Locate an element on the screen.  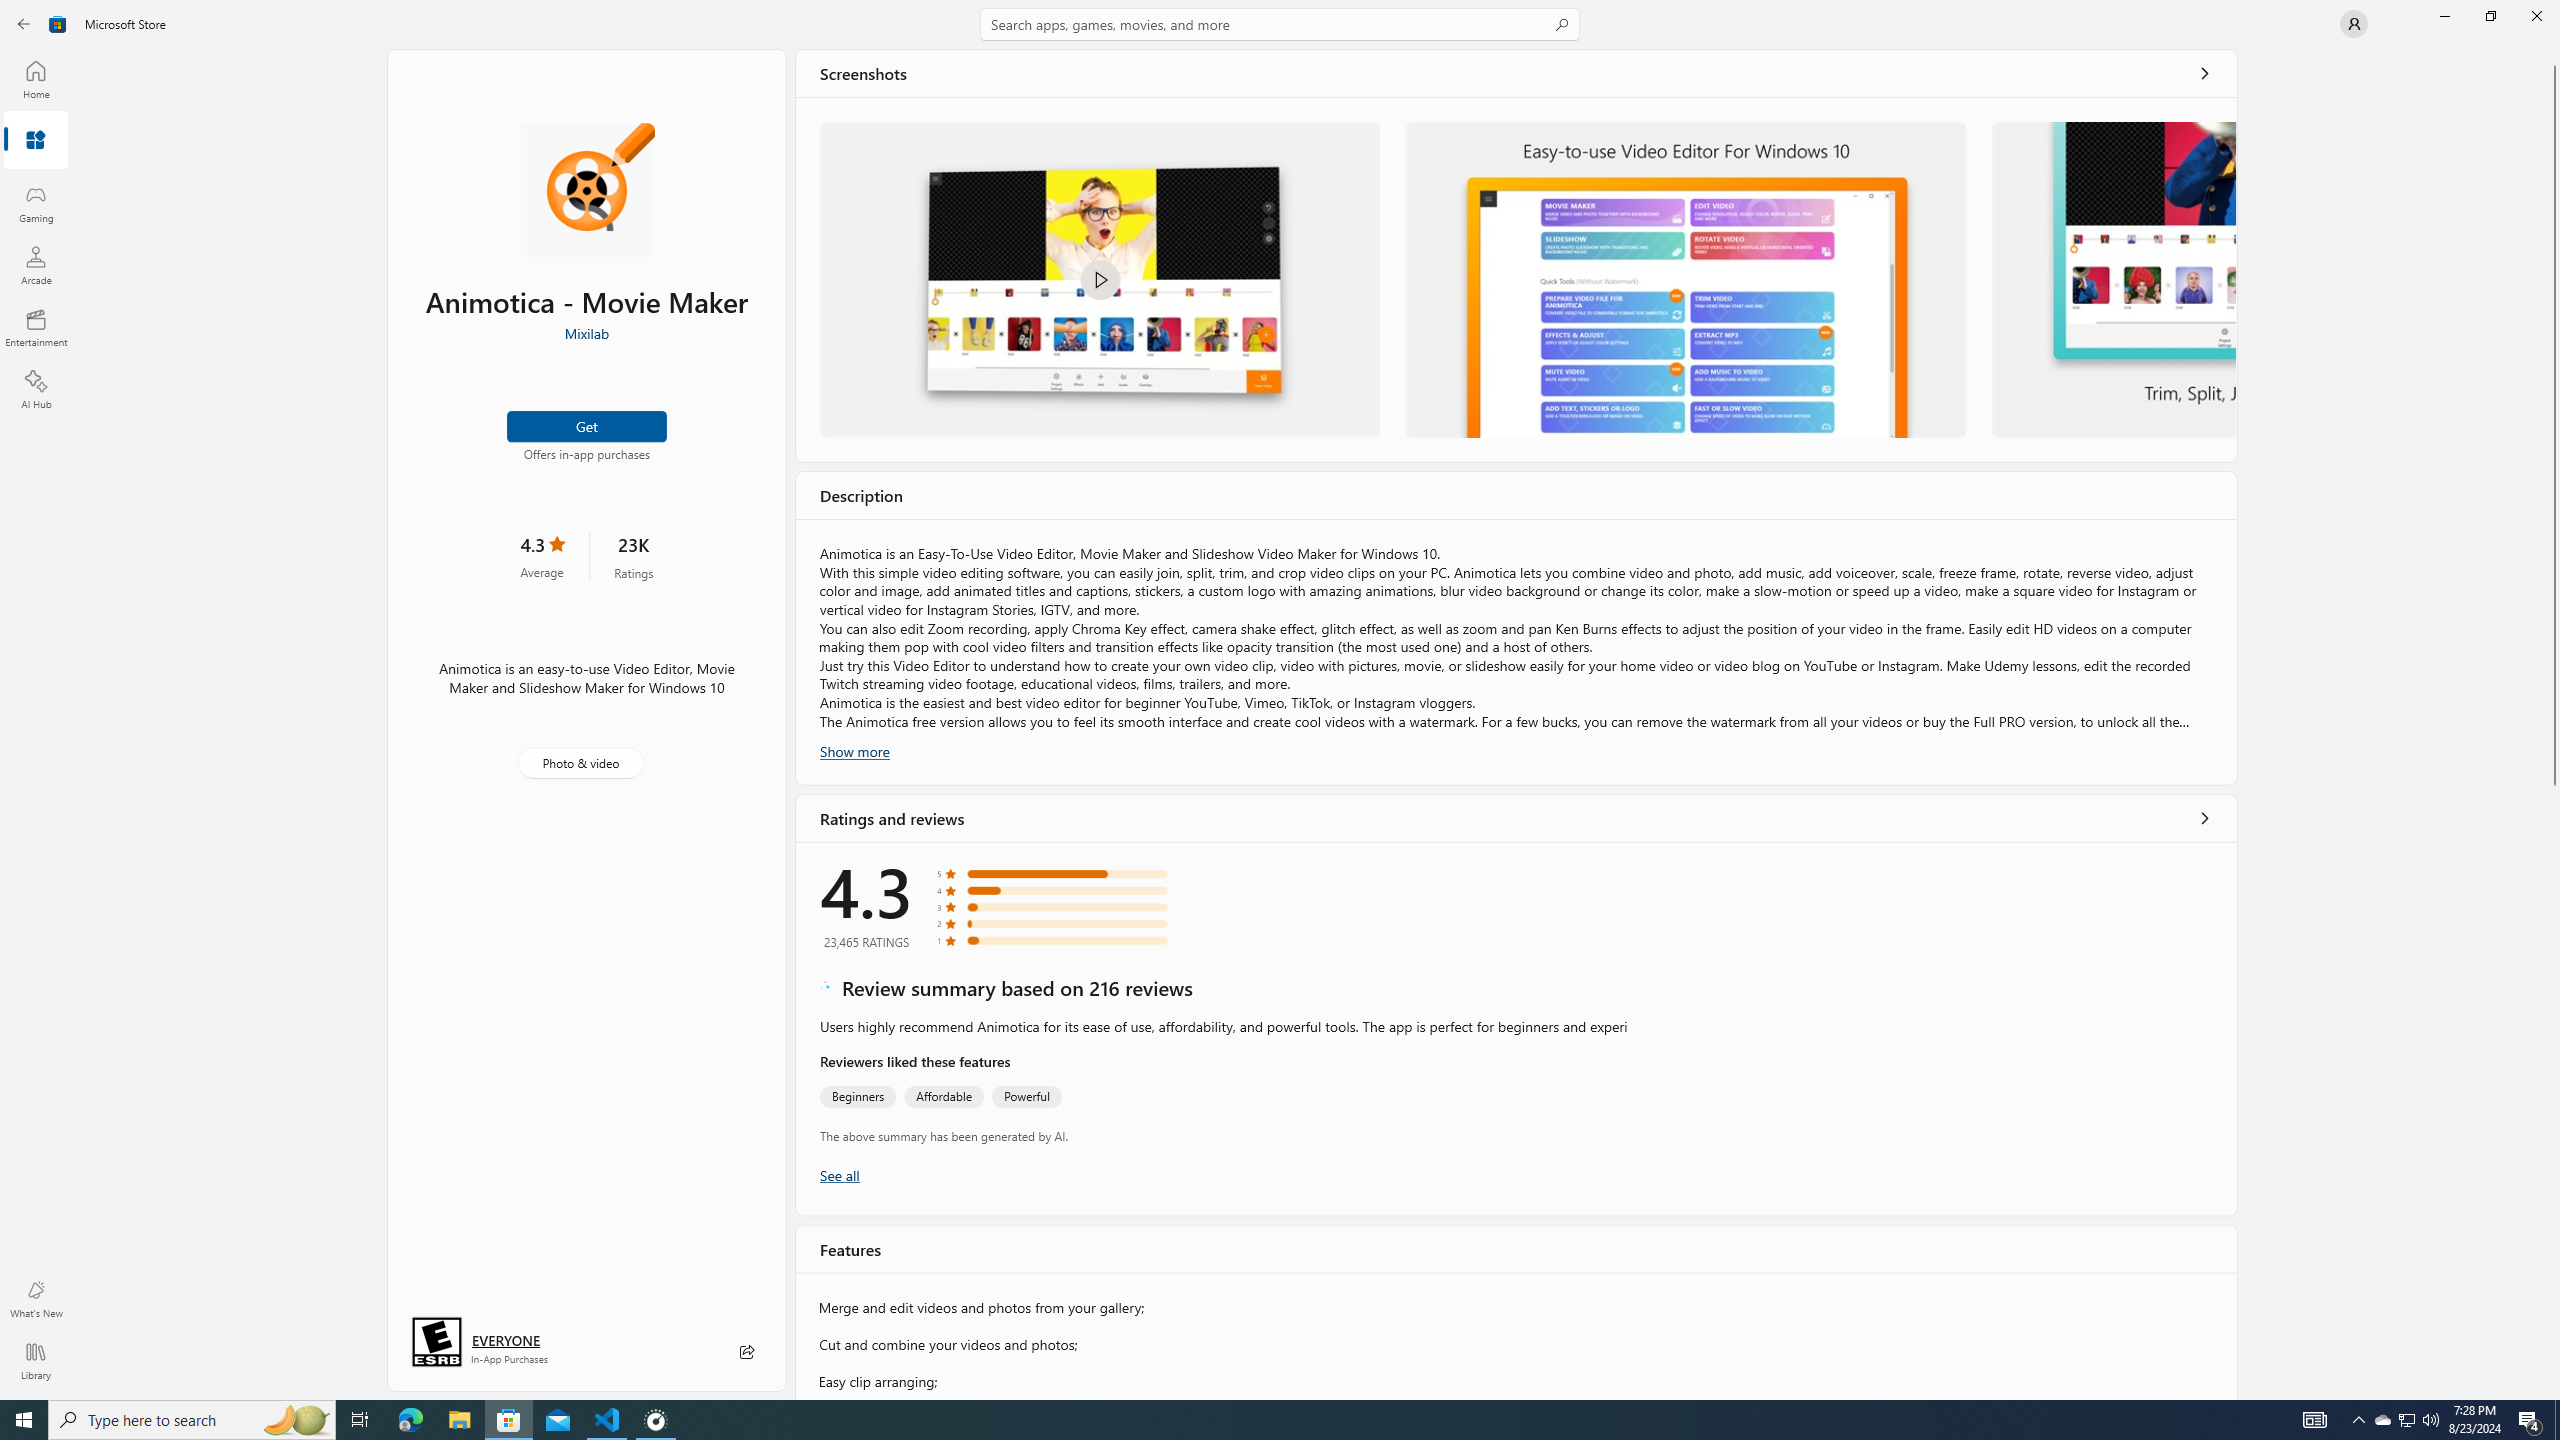
'Photo & video' is located at coordinates (578, 762).